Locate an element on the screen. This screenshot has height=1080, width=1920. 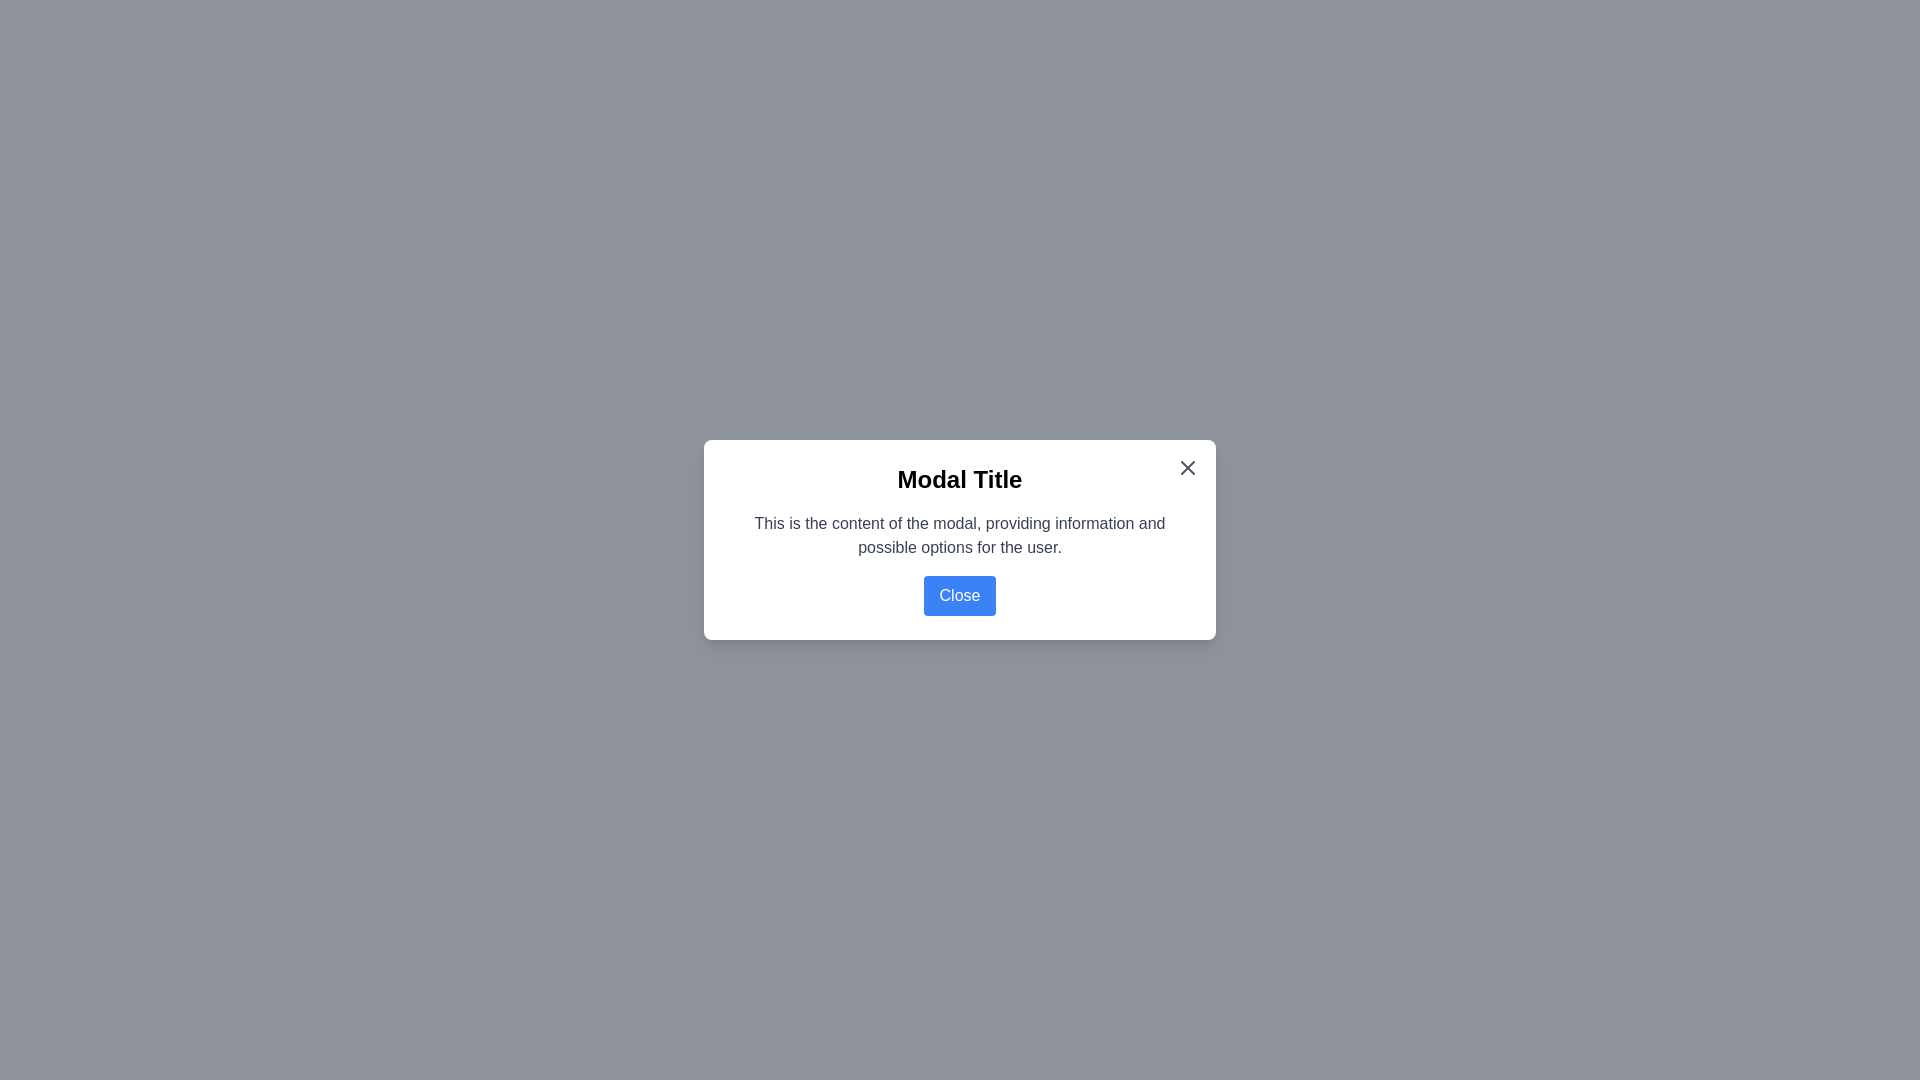
the 'Close' button, which is a rectangular button with a blue background and white text, located at the bottom center of the modal window is located at coordinates (960, 595).